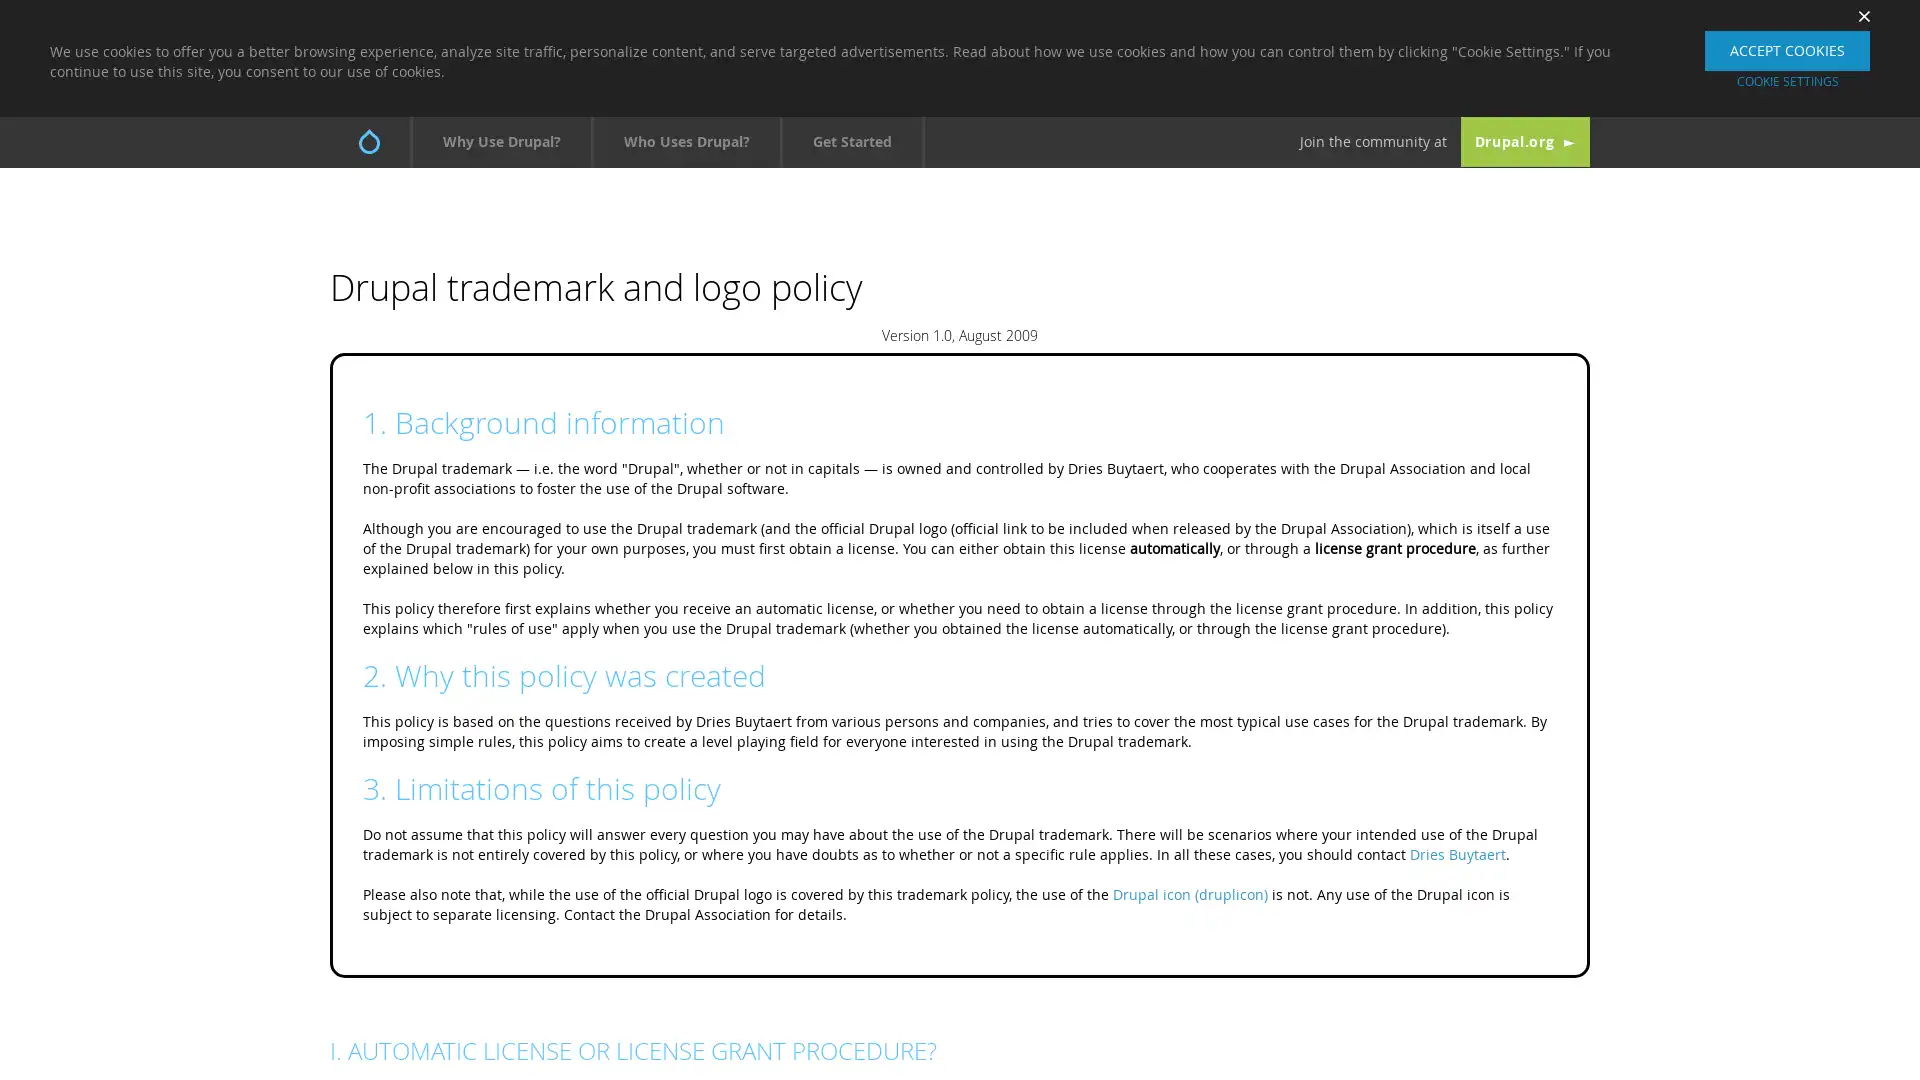 The image size is (1920, 1080). What do you see at coordinates (1787, 49) in the screenshot?
I see `ACCEPT COOKIES` at bounding box center [1787, 49].